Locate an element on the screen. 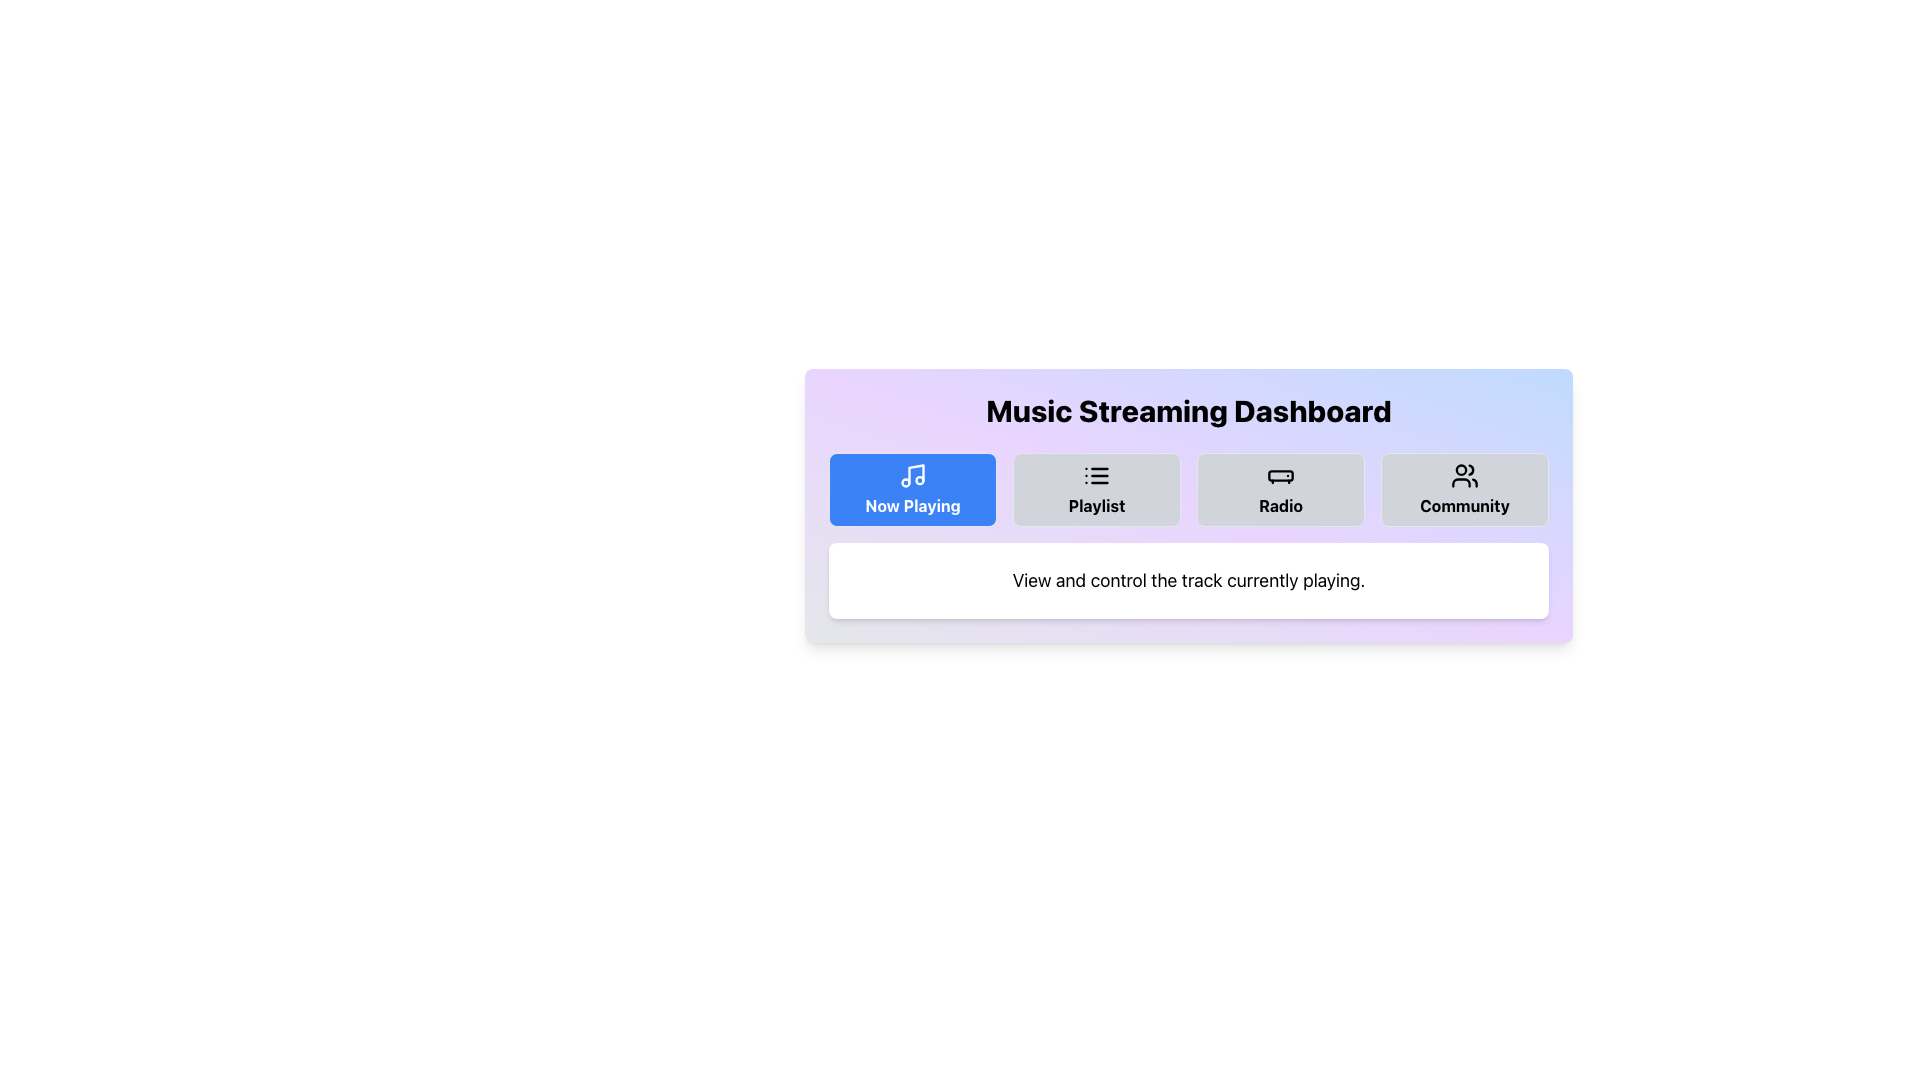  the 'Now Playing' button, which is a rectangular button with rounded corners, a blue background, and white bold text that reads 'Now Playing', located in the horizontal navigation bar is located at coordinates (911, 489).